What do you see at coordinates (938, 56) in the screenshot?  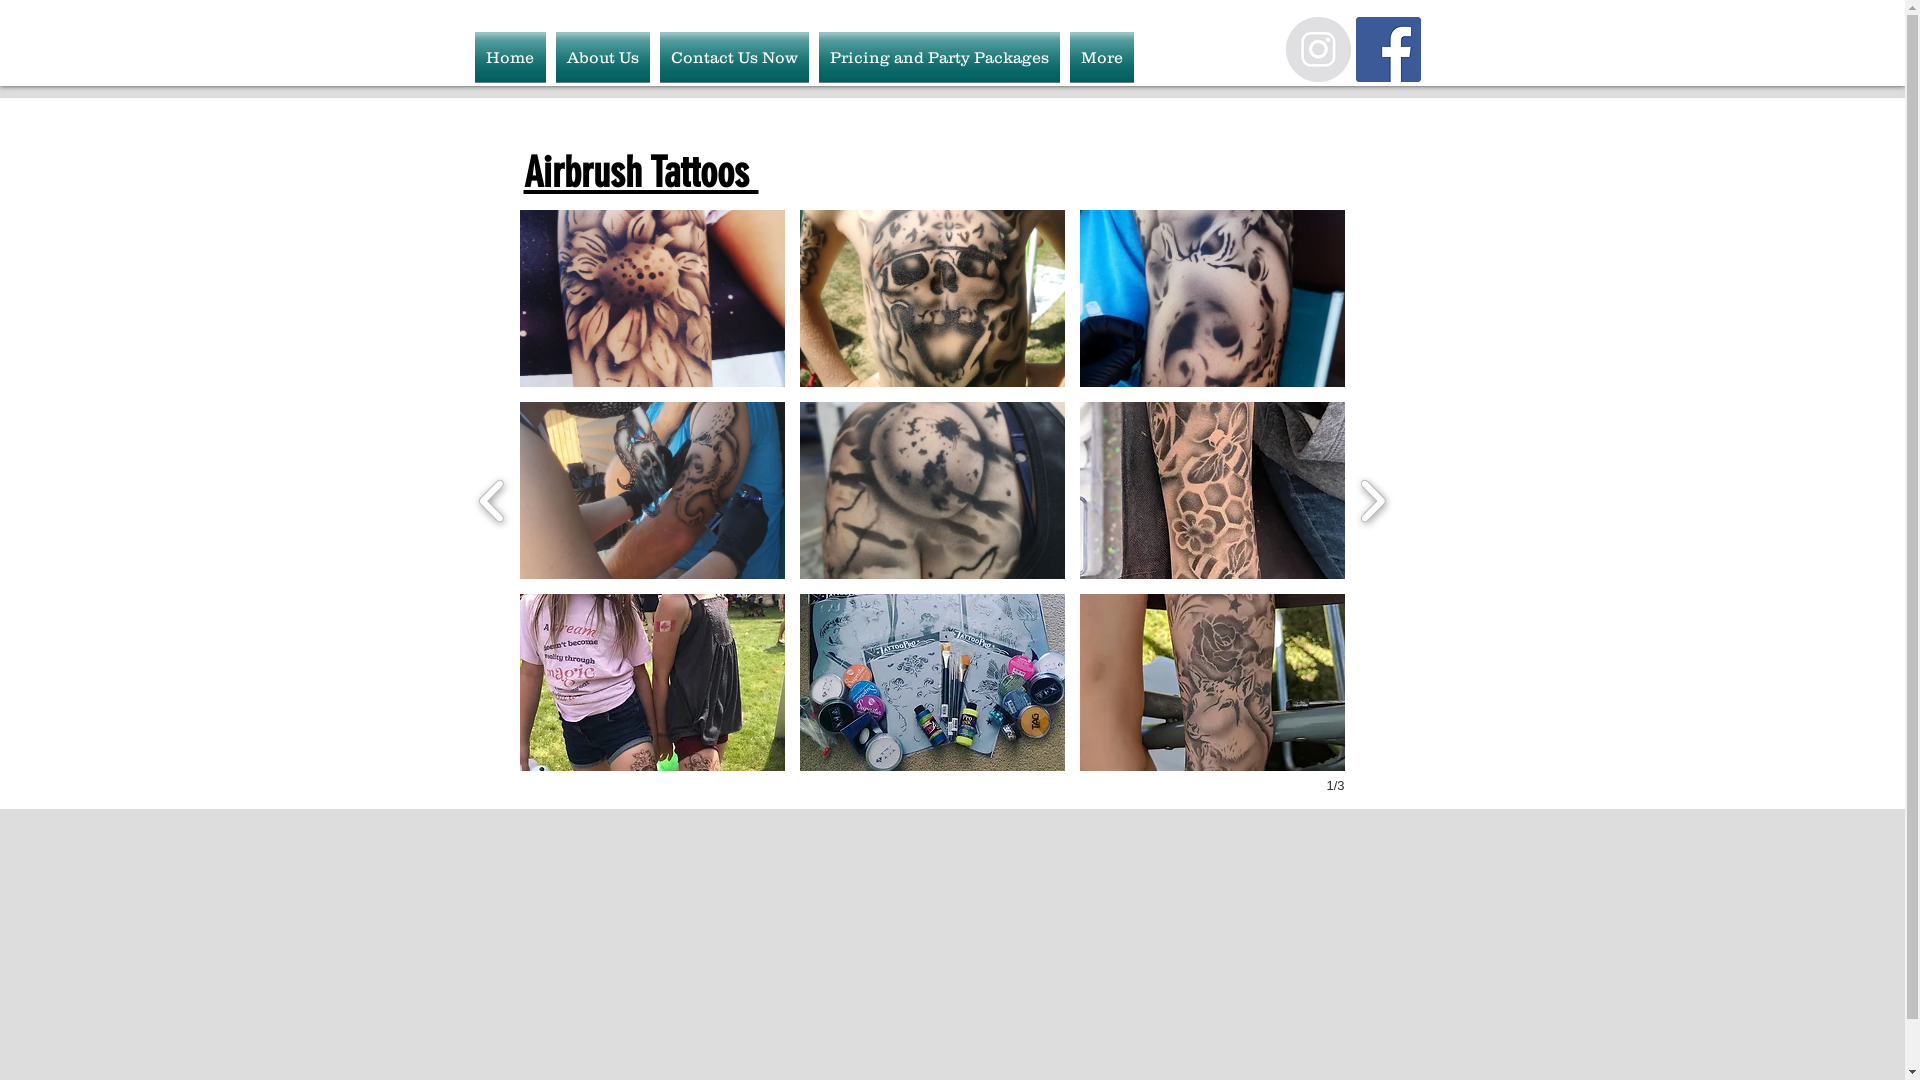 I see `'Pricing and Party Packages'` at bounding box center [938, 56].